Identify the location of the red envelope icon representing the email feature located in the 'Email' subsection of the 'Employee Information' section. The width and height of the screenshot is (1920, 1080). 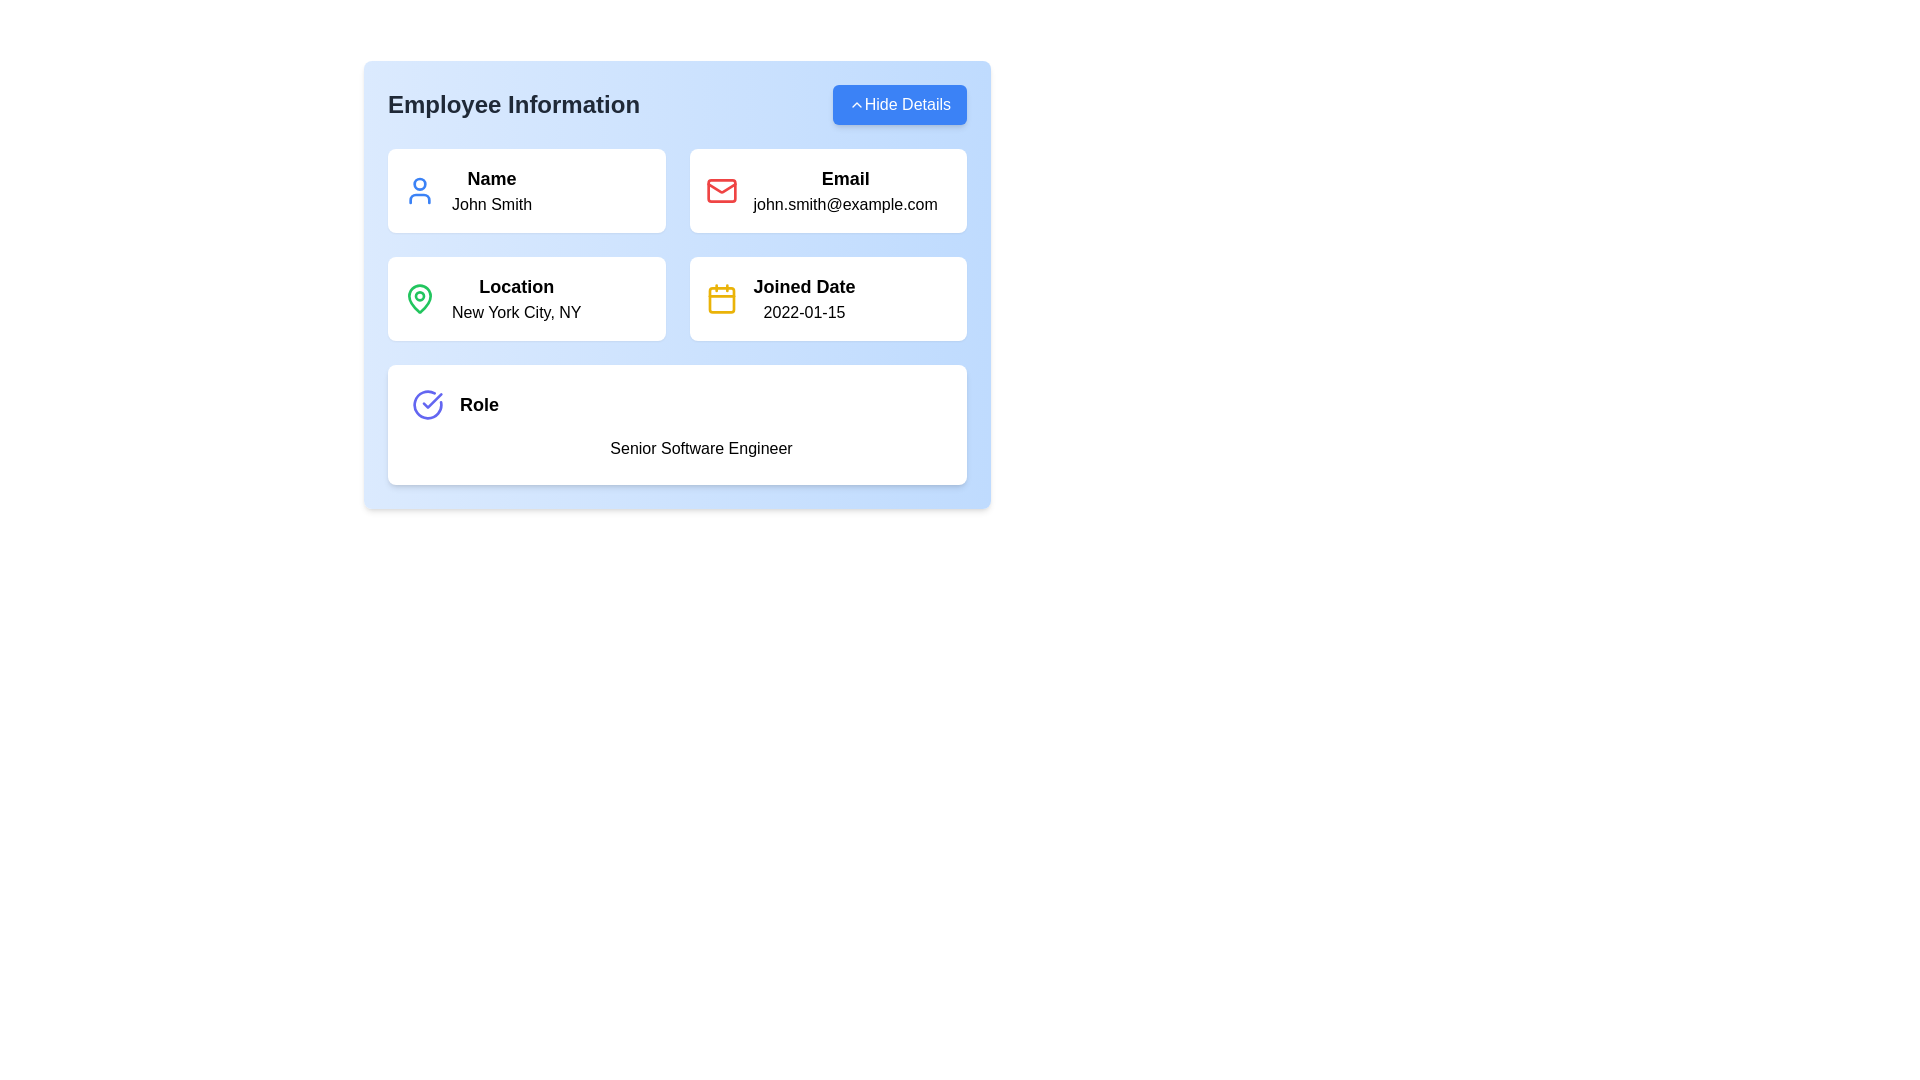
(720, 191).